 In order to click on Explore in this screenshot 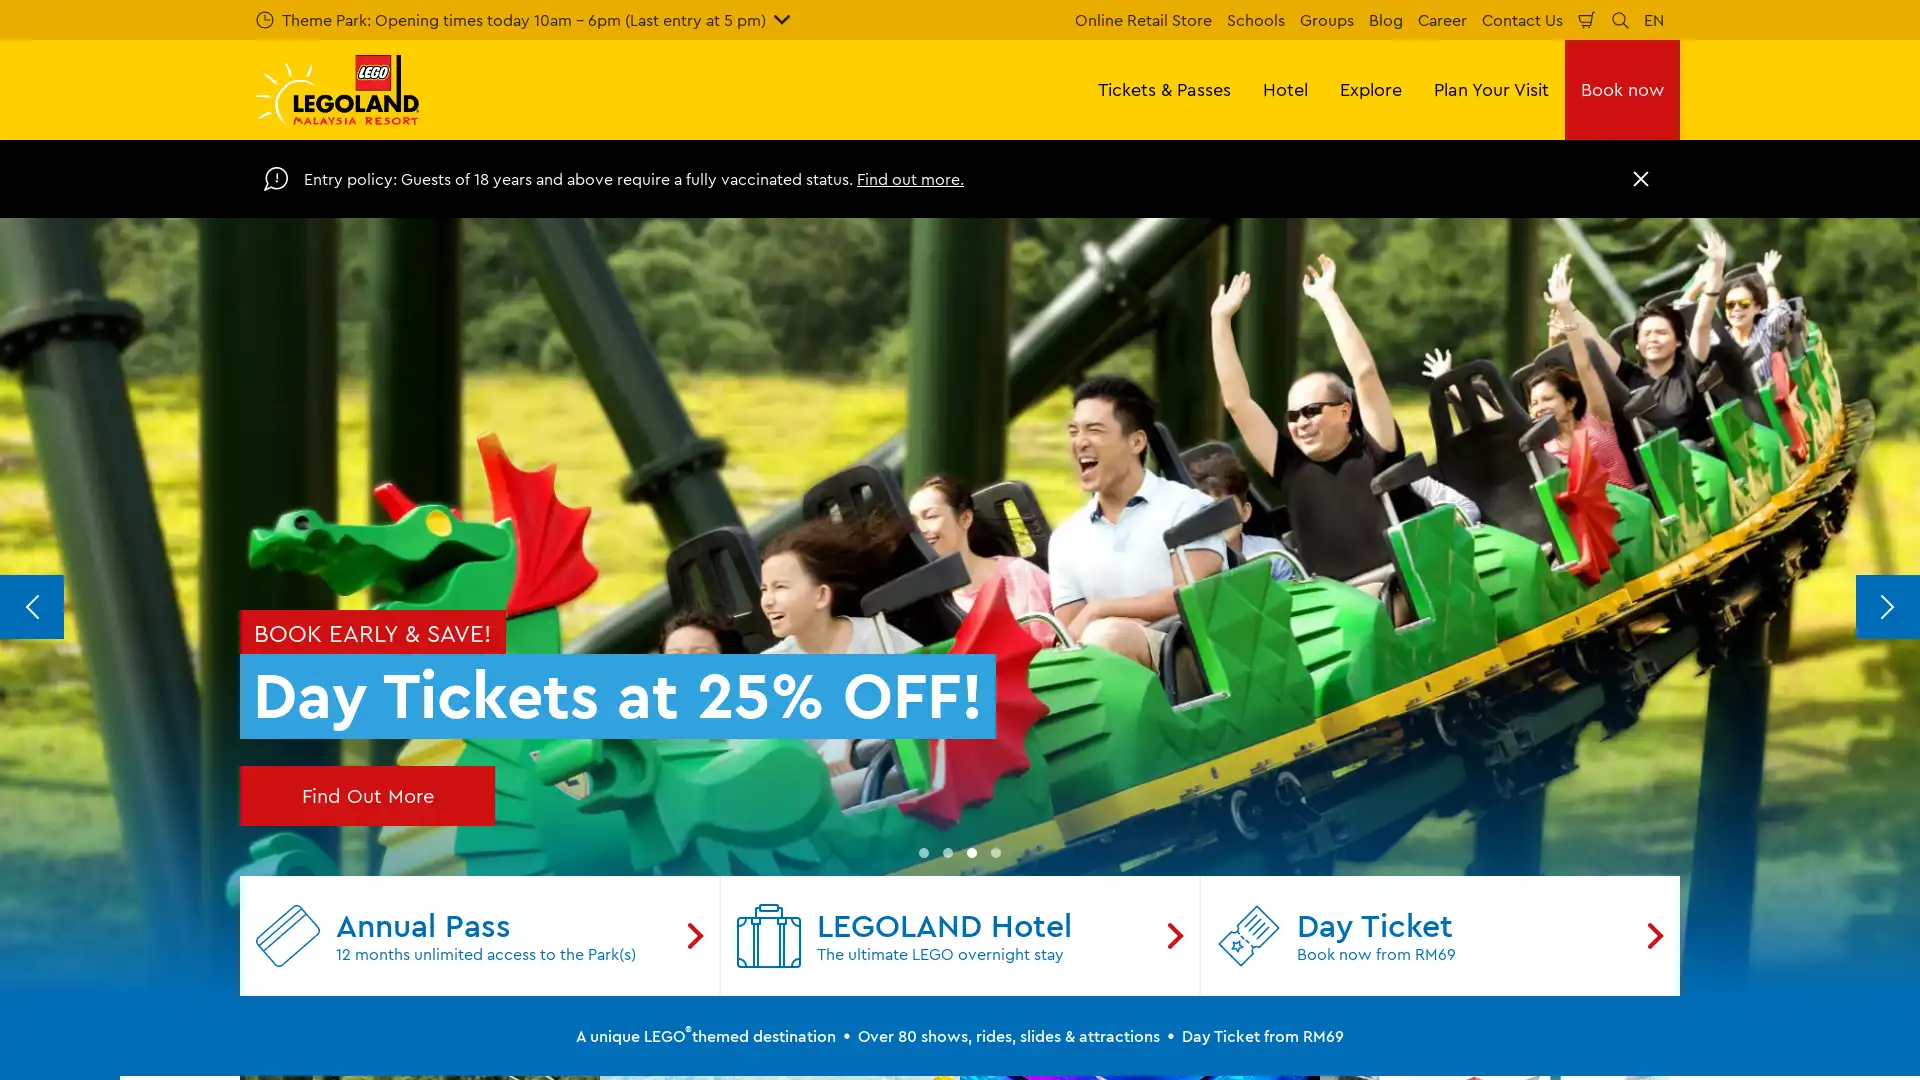, I will do `click(1370, 88)`.